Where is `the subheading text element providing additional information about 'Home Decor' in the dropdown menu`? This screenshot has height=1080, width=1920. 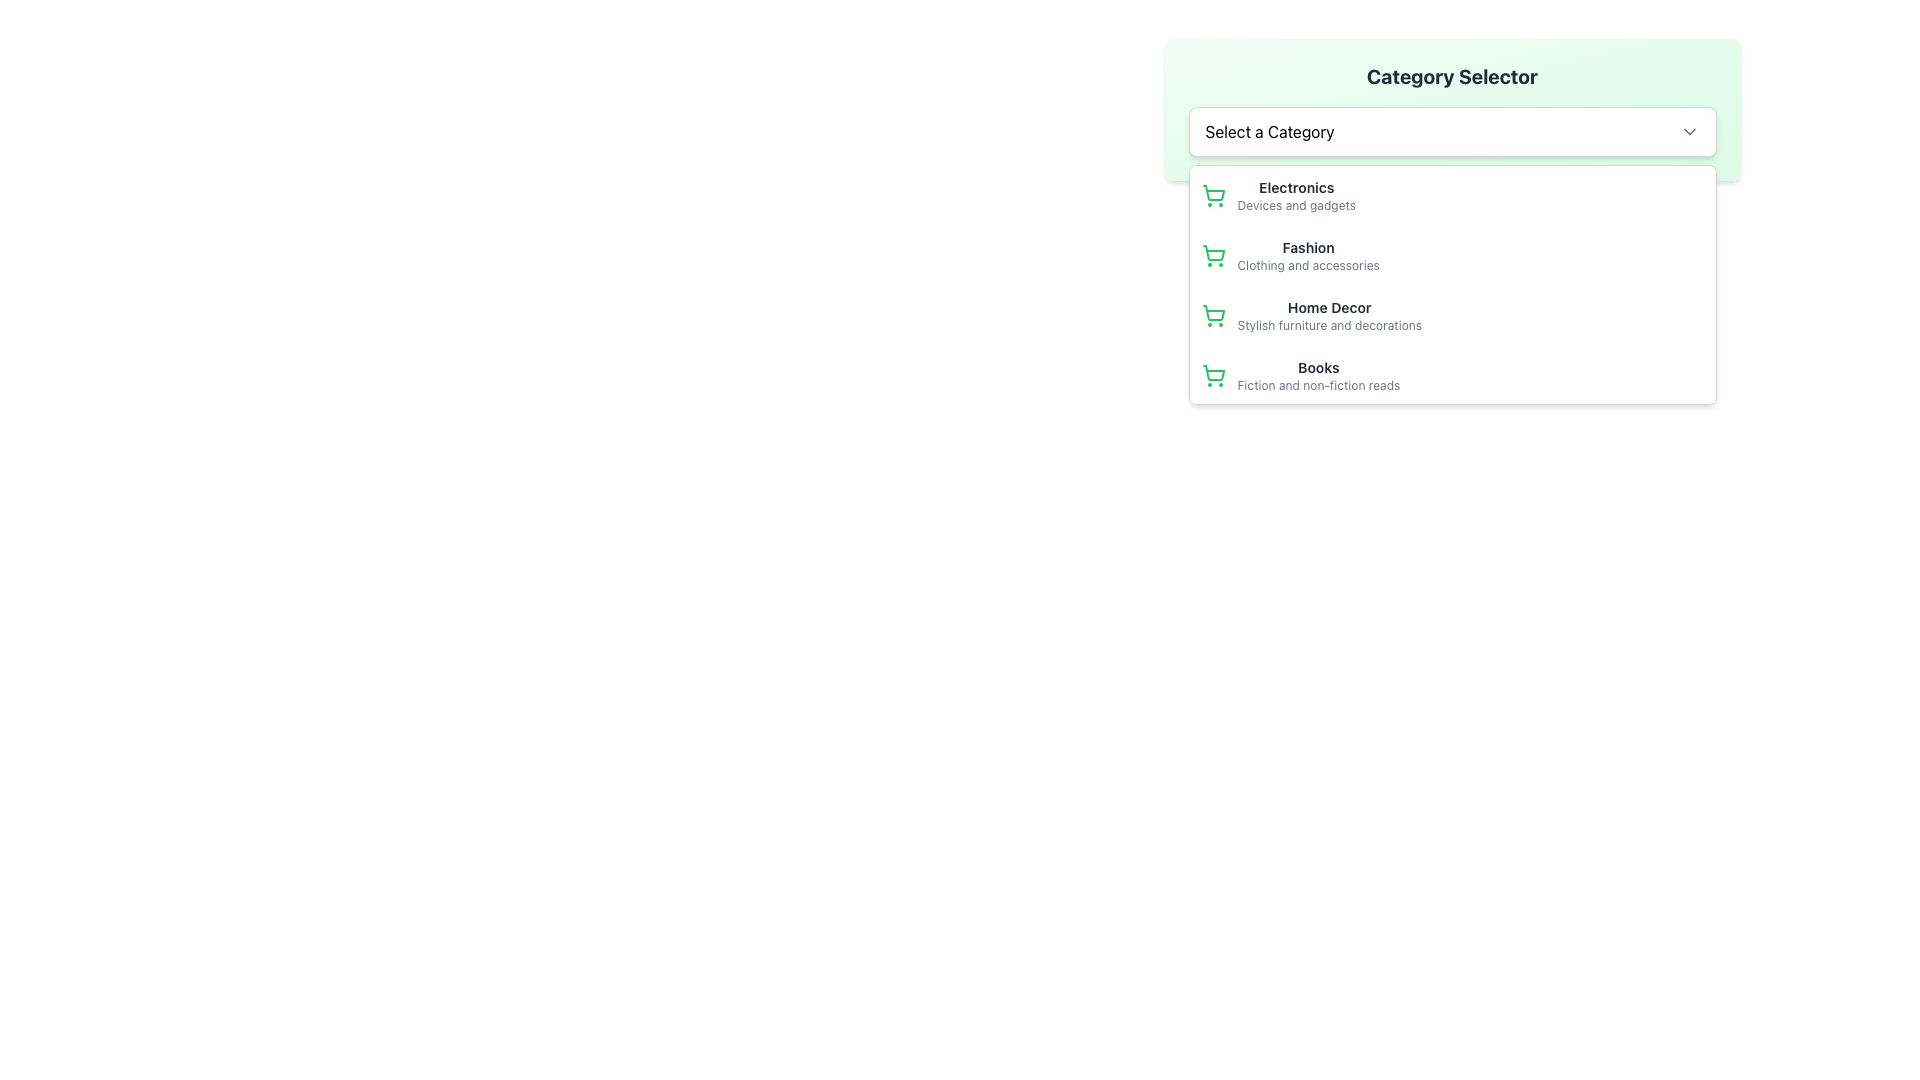
the subheading text element providing additional information about 'Home Decor' in the dropdown menu is located at coordinates (1329, 325).